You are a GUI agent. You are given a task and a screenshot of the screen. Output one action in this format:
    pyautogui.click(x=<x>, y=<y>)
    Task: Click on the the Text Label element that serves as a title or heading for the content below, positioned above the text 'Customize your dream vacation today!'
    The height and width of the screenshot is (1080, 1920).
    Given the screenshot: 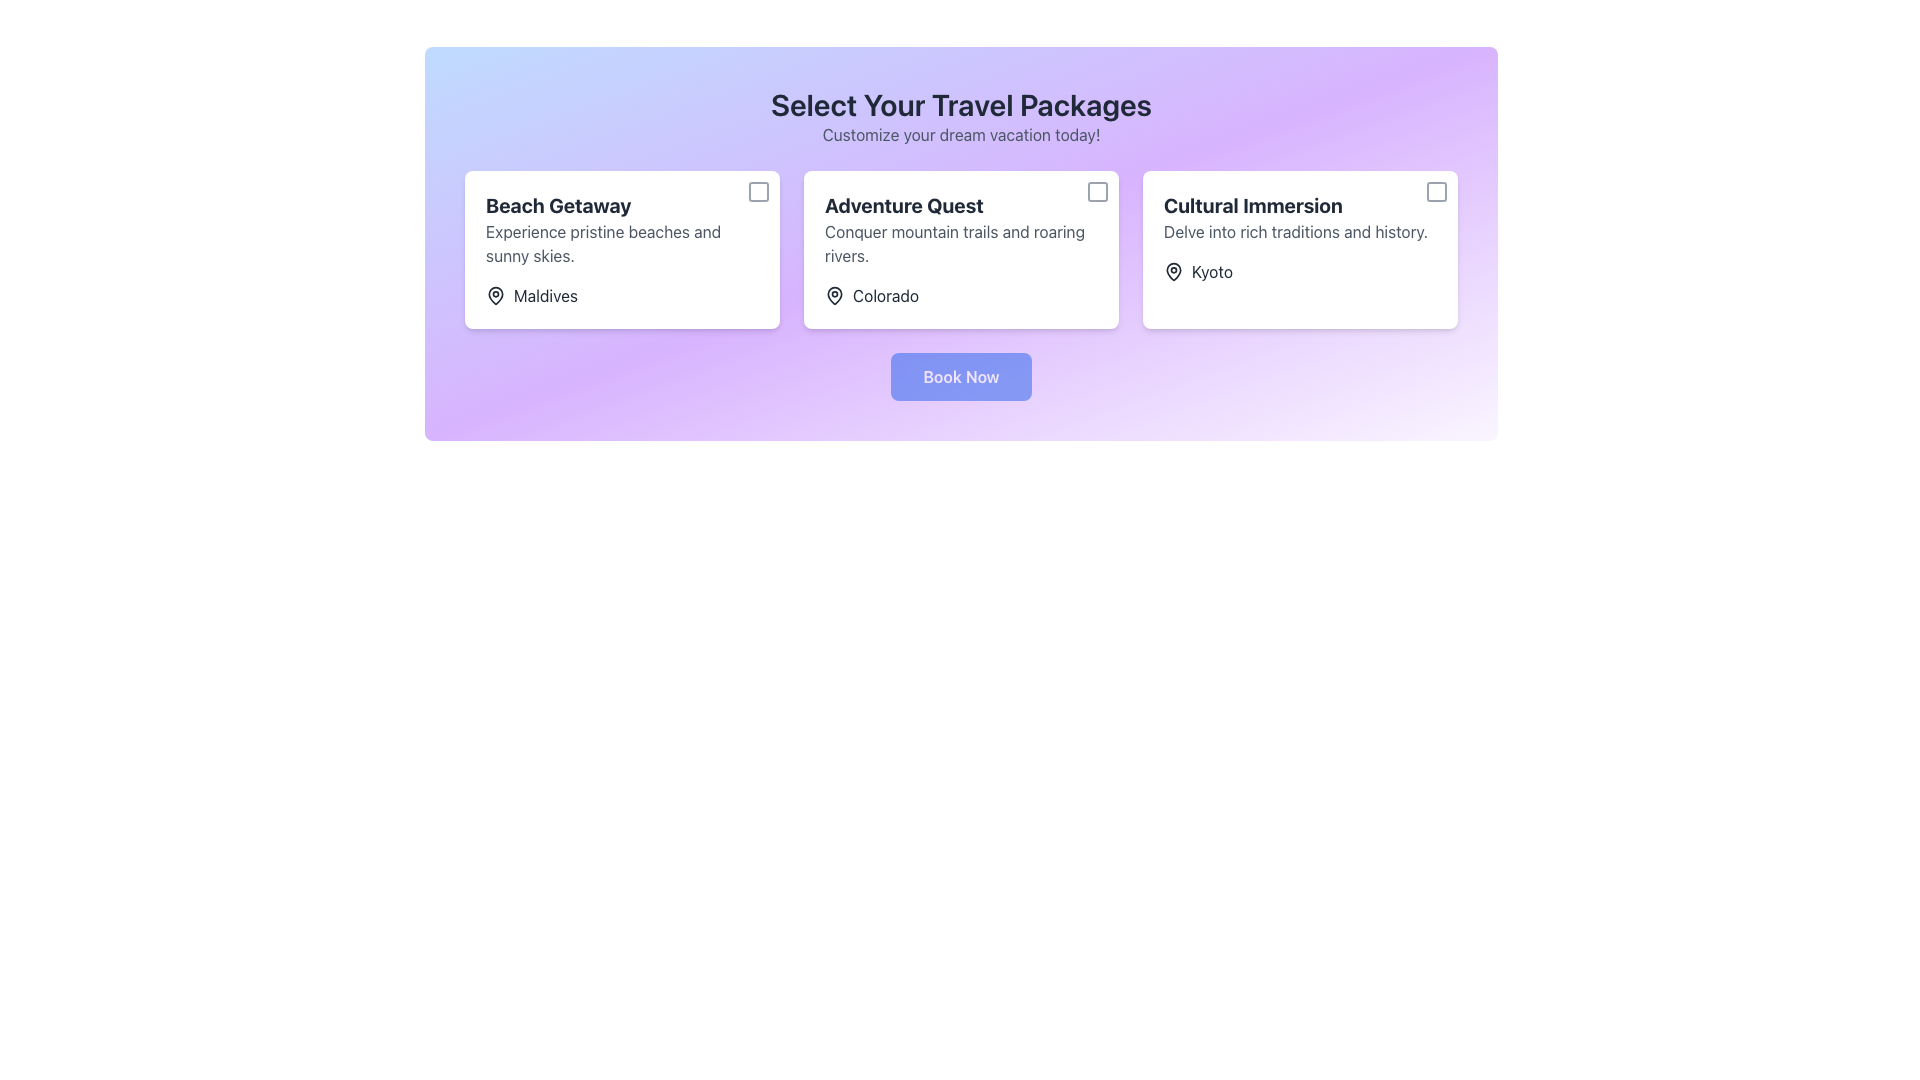 What is the action you would take?
    pyautogui.click(x=961, y=104)
    